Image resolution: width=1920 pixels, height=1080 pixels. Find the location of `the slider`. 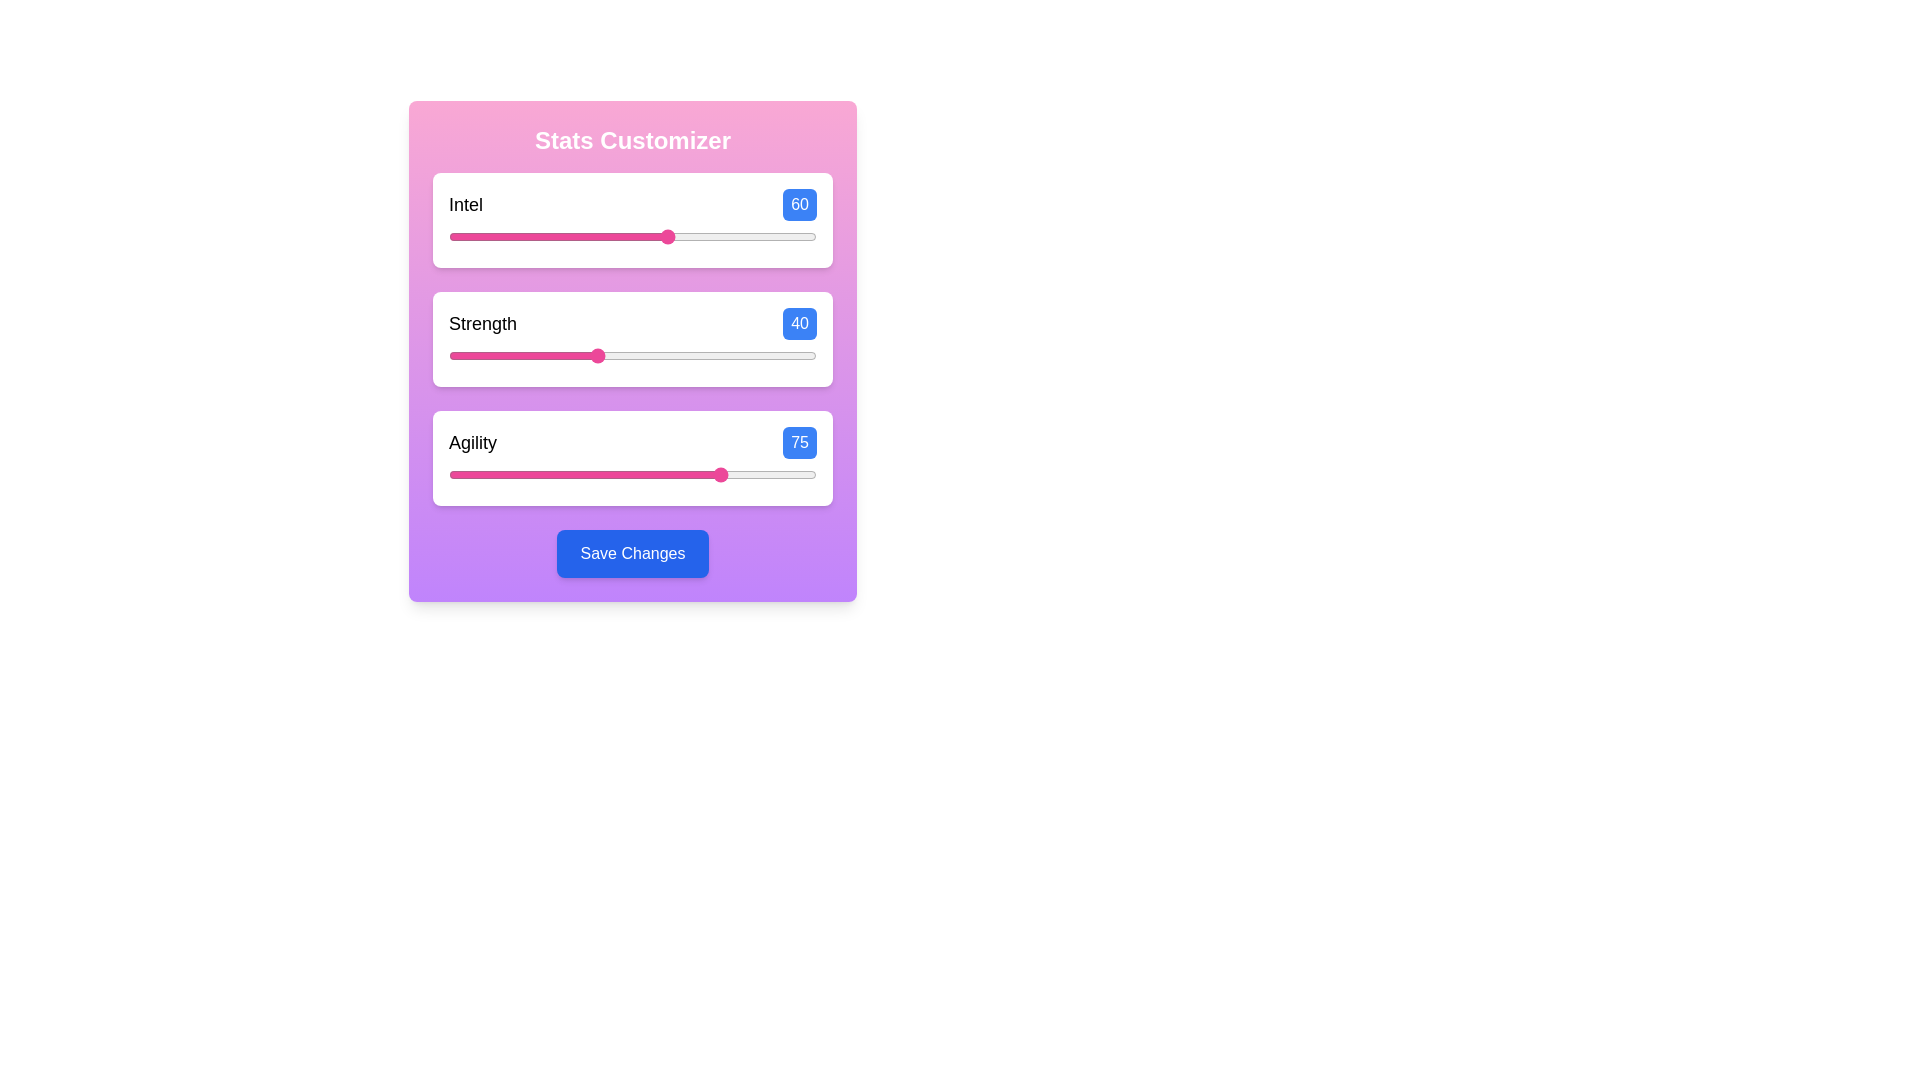

the slider is located at coordinates (448, 235).